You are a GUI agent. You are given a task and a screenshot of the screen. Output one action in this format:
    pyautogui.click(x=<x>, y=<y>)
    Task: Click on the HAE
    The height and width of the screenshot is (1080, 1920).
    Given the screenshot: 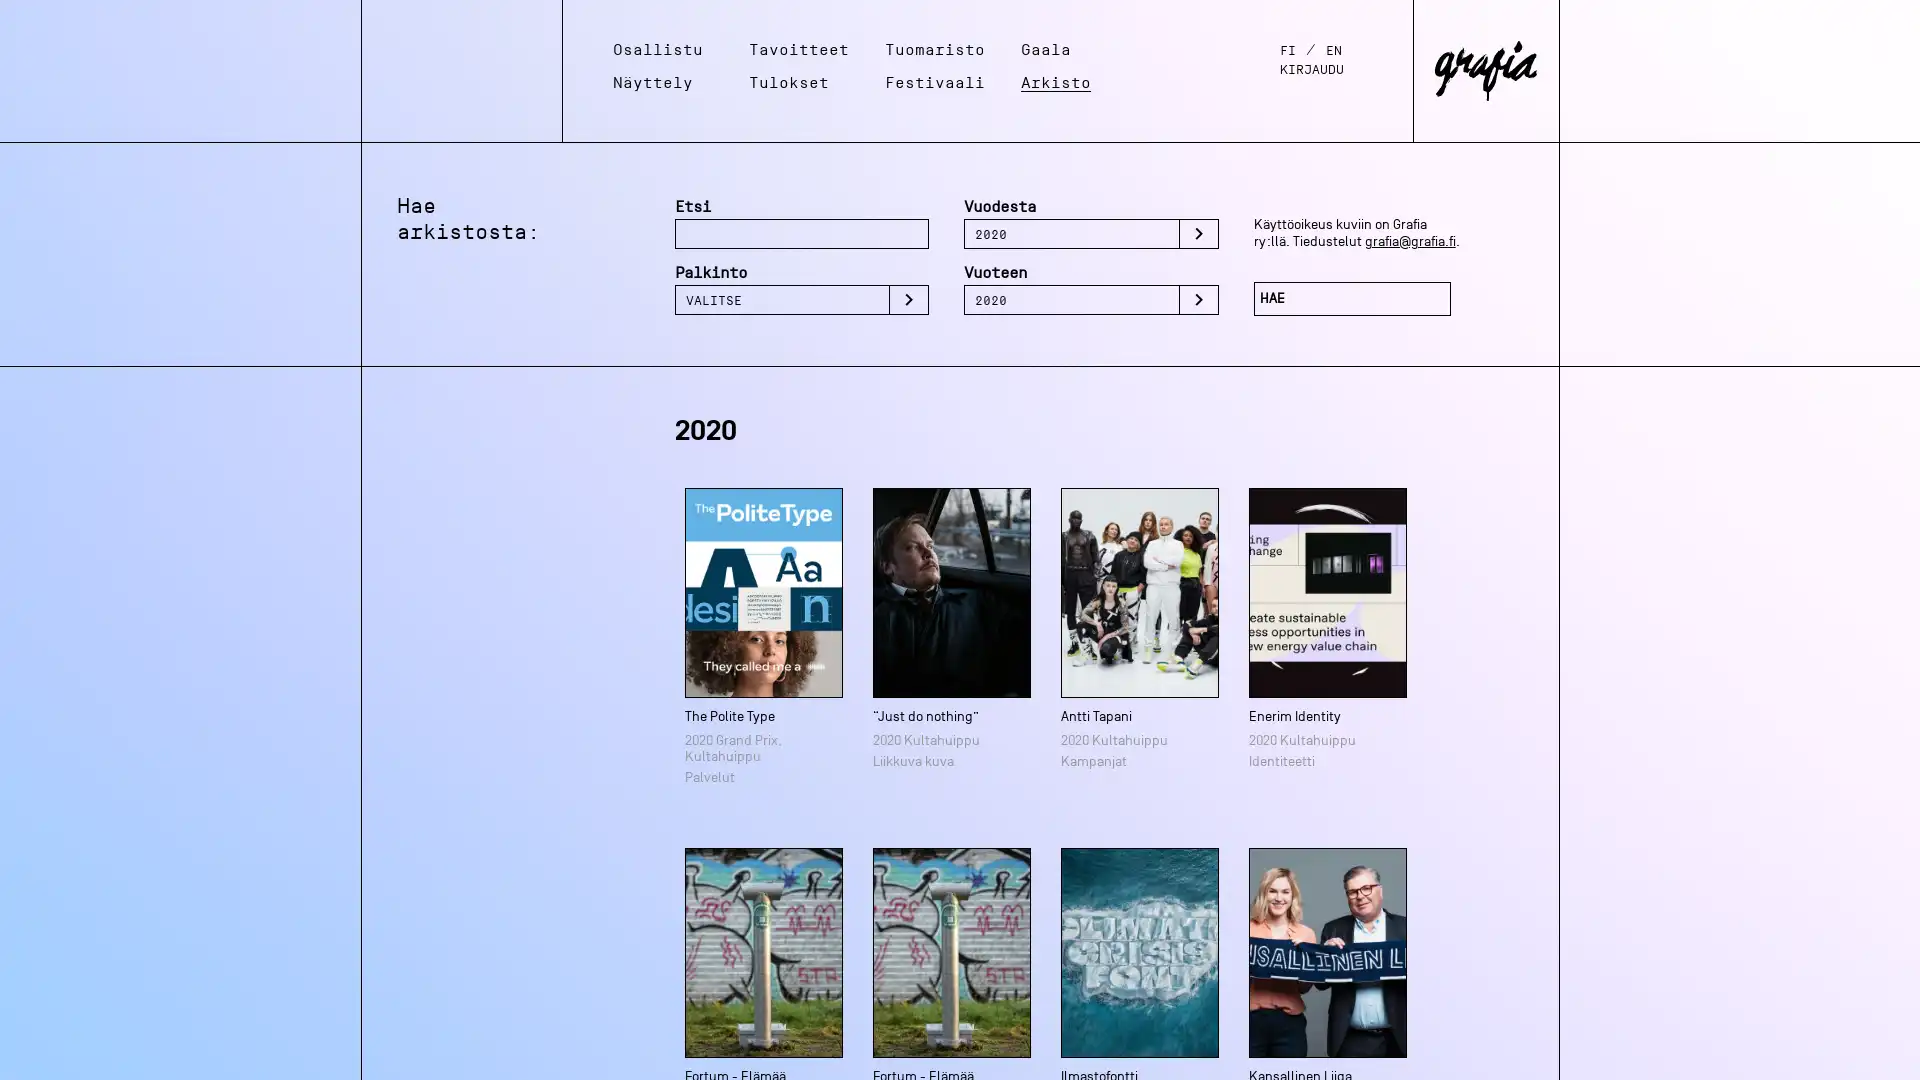 What is the action you would take?
    pyautogui.click(x=1352, y=299)
    